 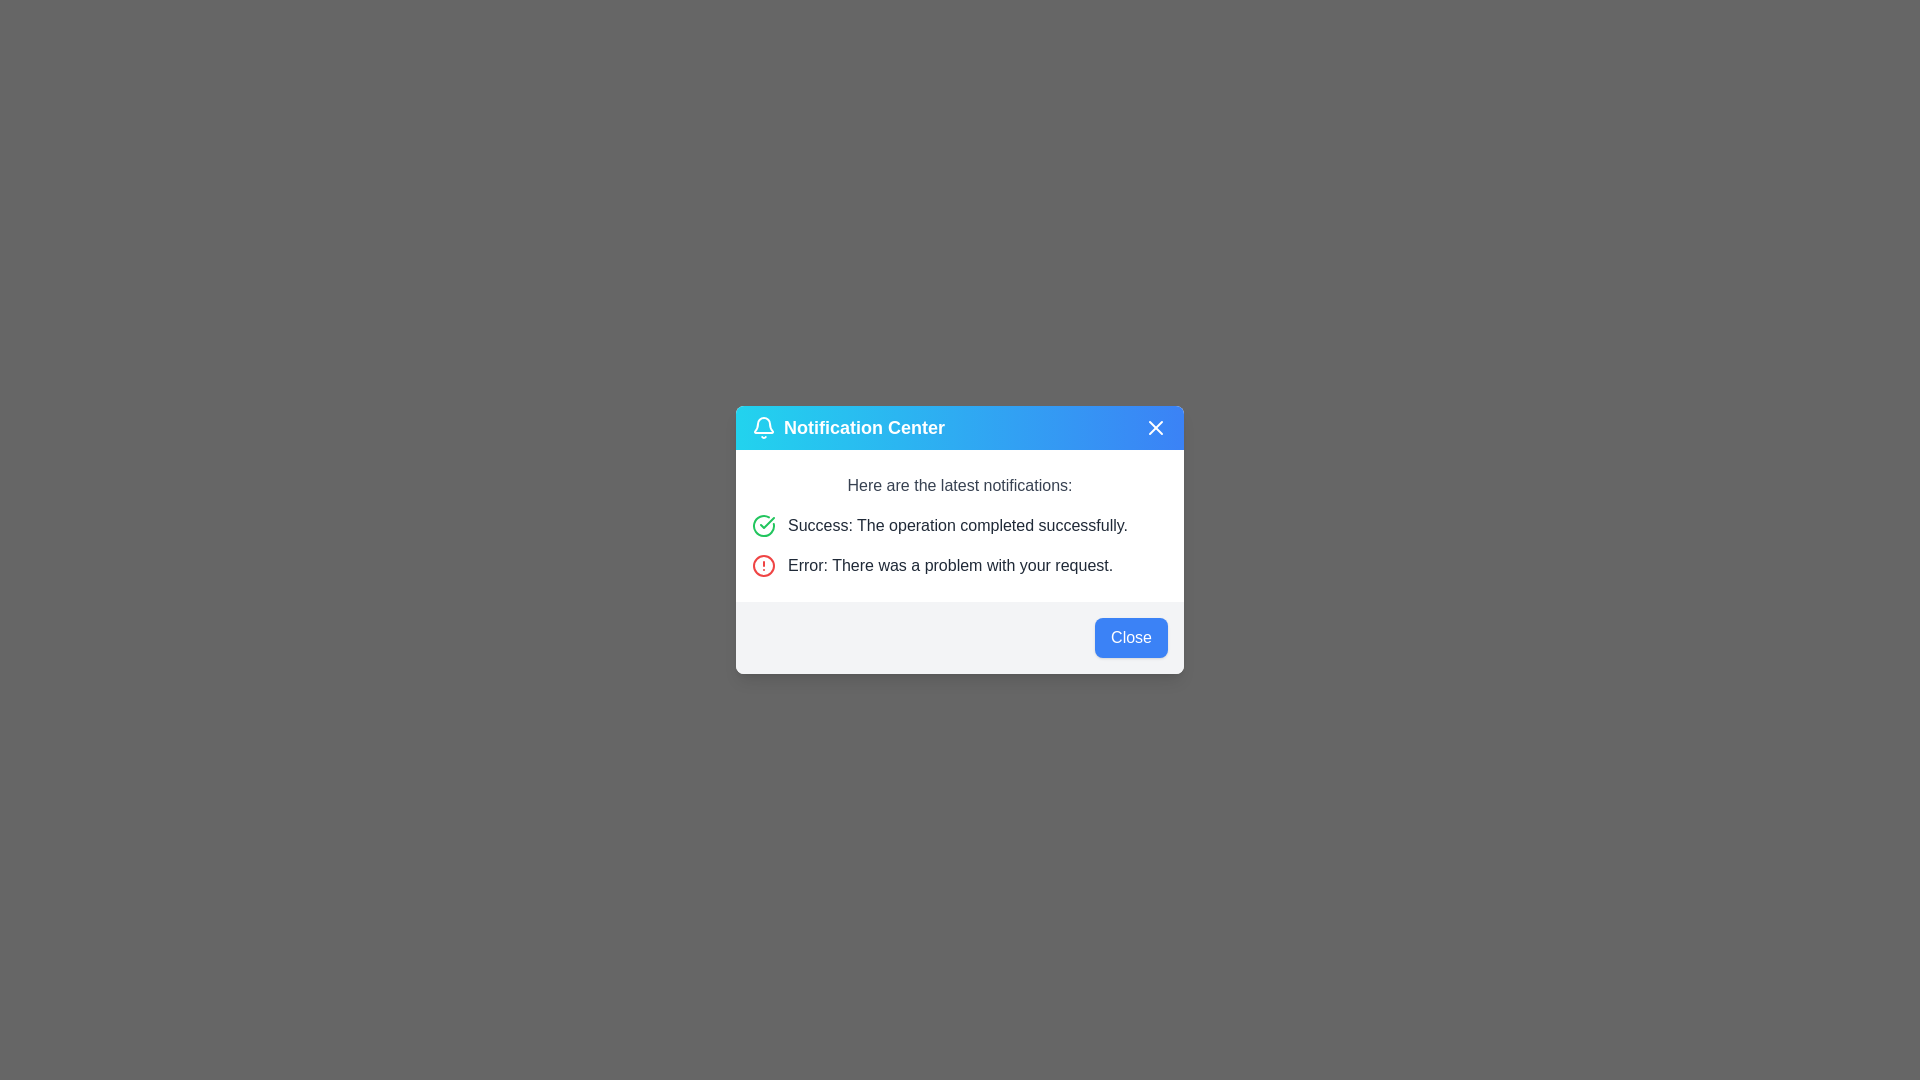 What do you see at coordinates (762, 524) in the screenshot?
I see `the Decorative SVG icon indicating the success status of the message, located to the left of the text 'Success: The operation completed successfully.'` at bounding box center [762, 524].